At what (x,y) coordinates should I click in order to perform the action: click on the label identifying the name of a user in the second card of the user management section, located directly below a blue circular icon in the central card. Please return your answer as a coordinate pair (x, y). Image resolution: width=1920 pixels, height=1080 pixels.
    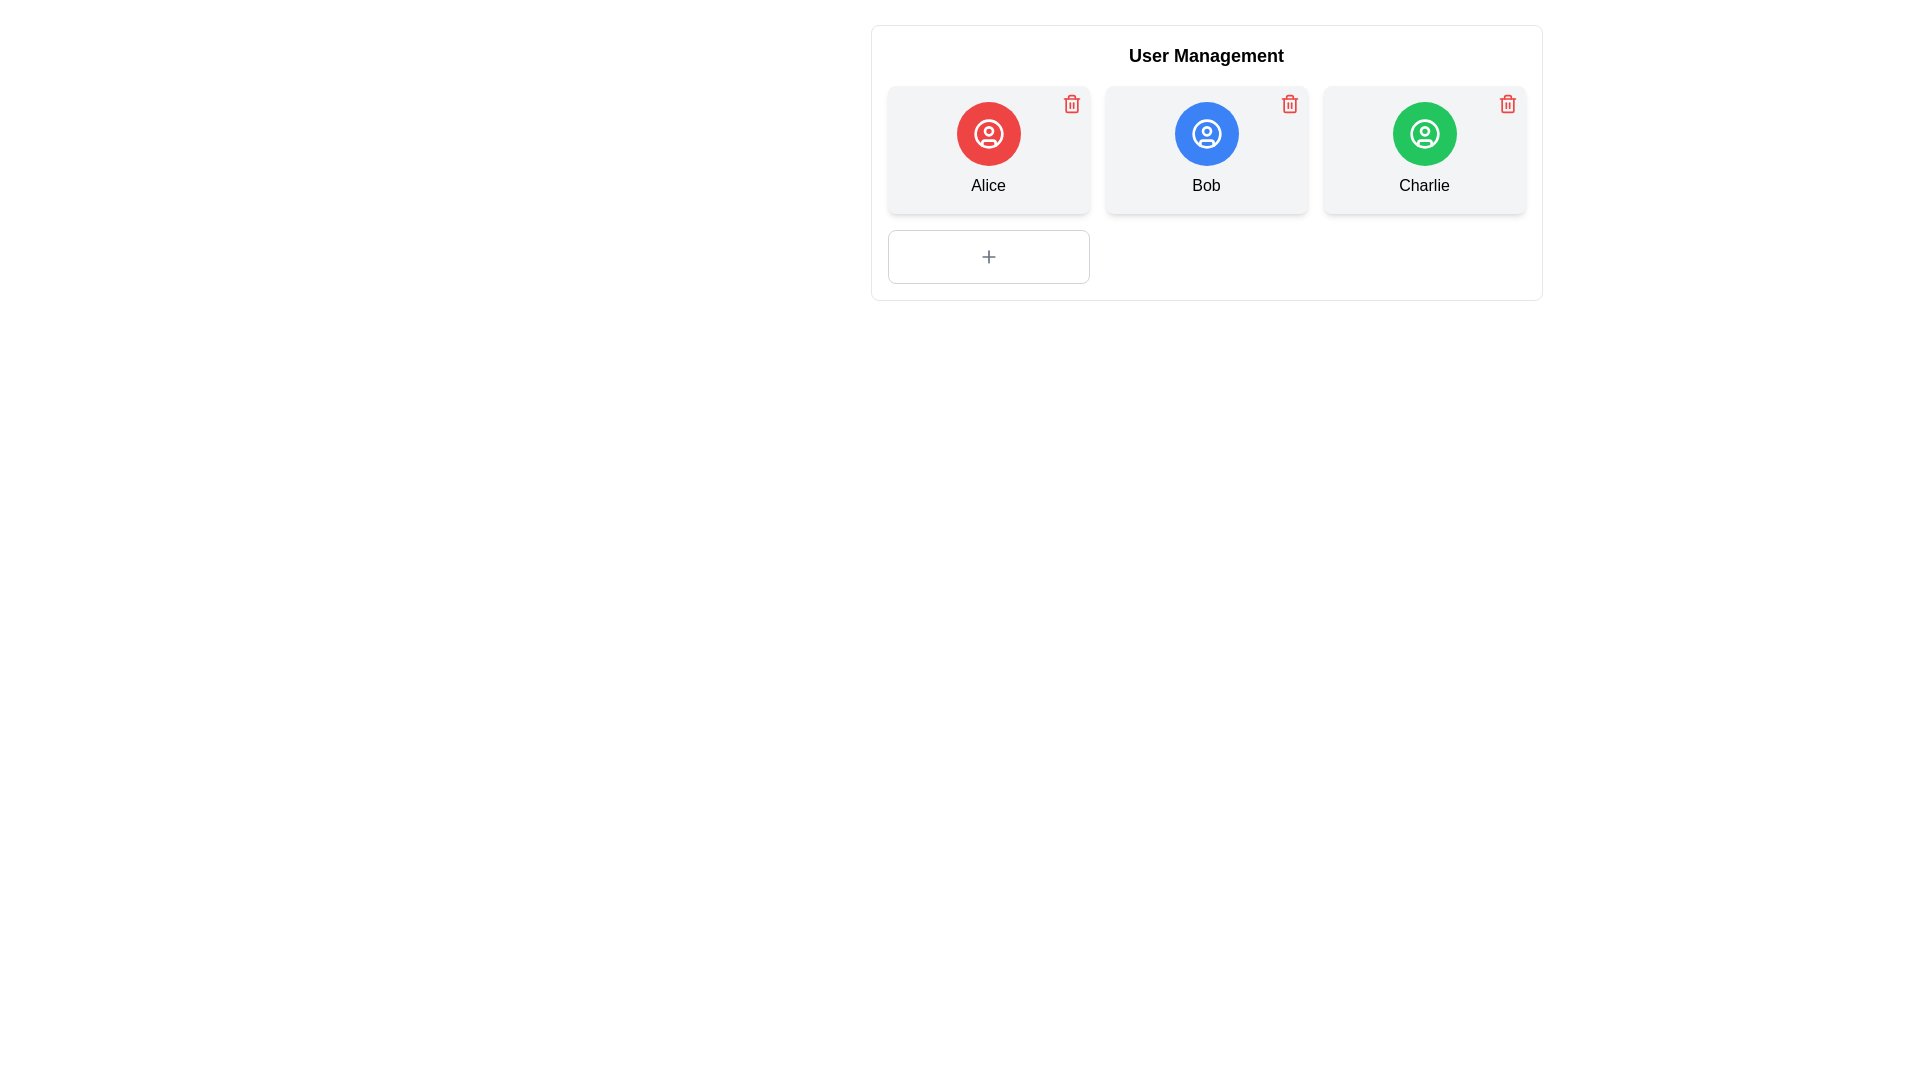
    Looking at the image, I should click on (1205, 185).